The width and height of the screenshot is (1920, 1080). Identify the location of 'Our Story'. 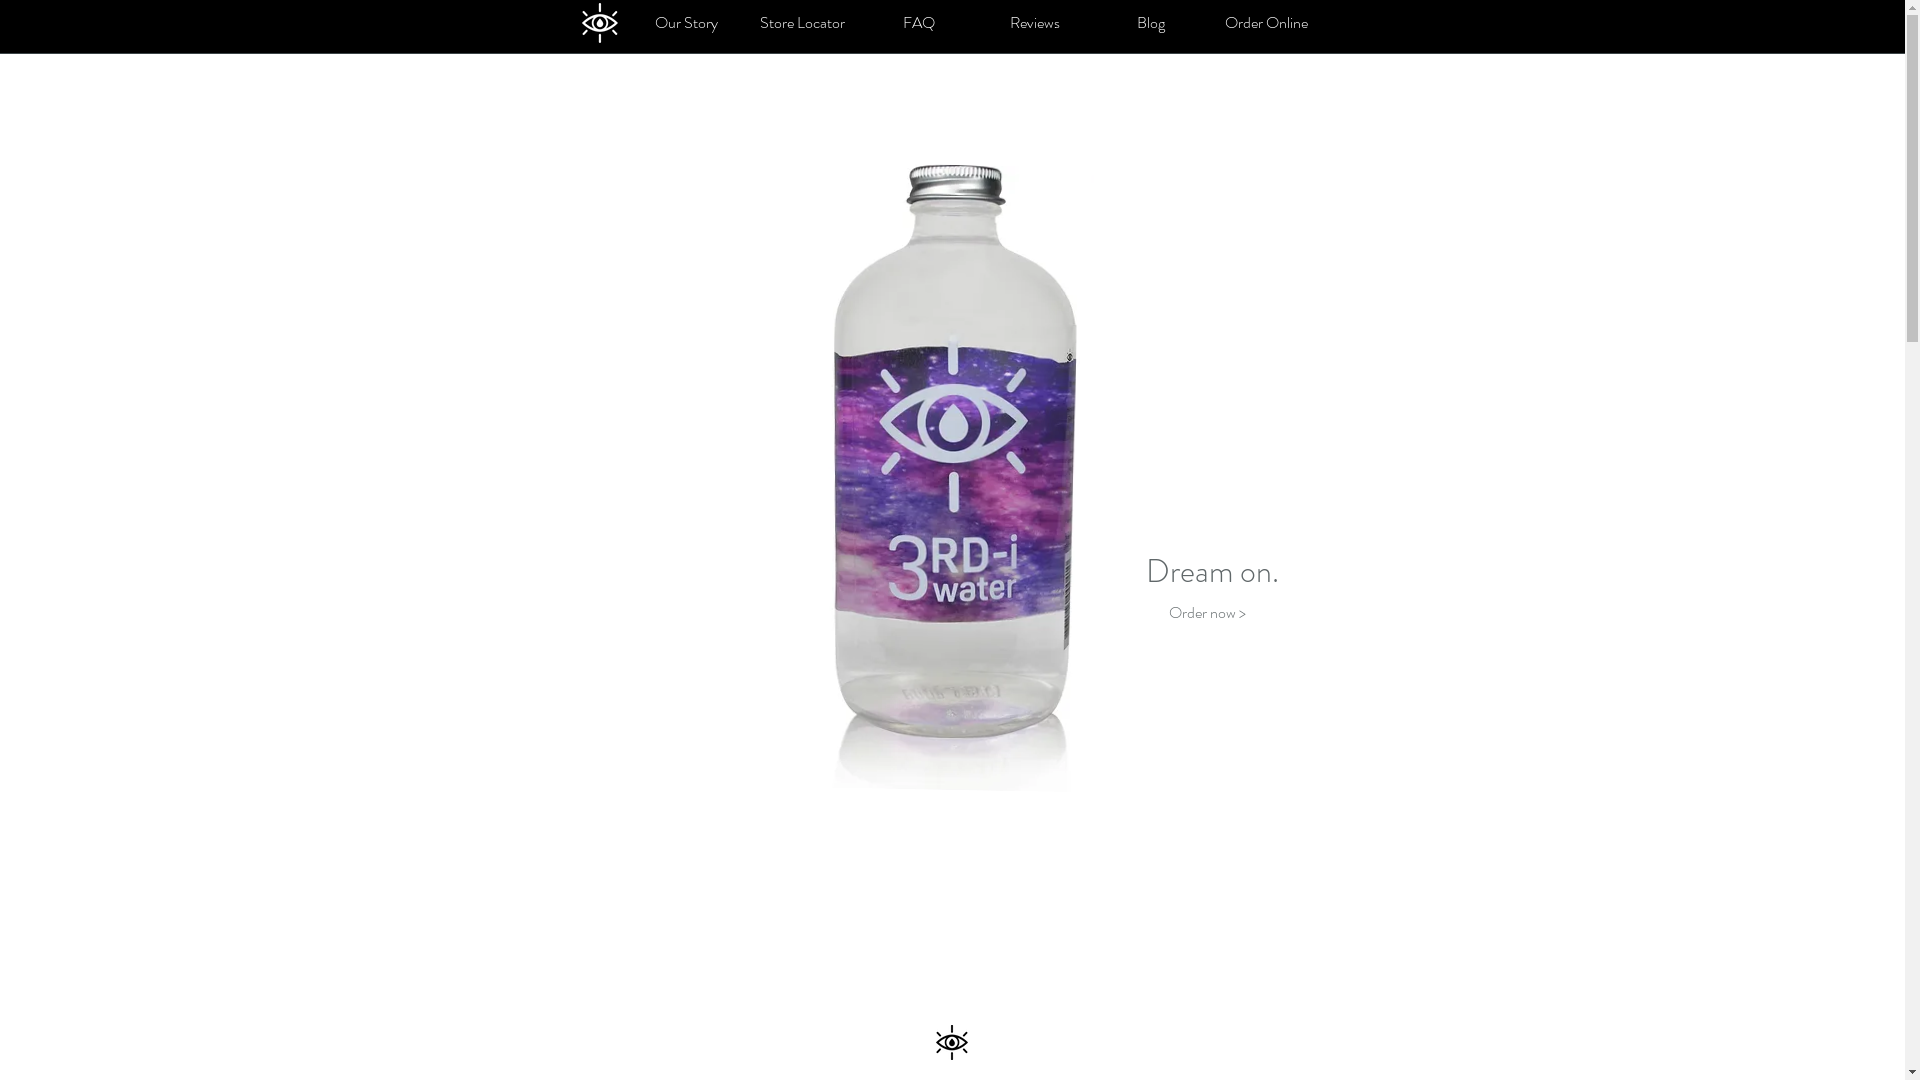
(686, 23).